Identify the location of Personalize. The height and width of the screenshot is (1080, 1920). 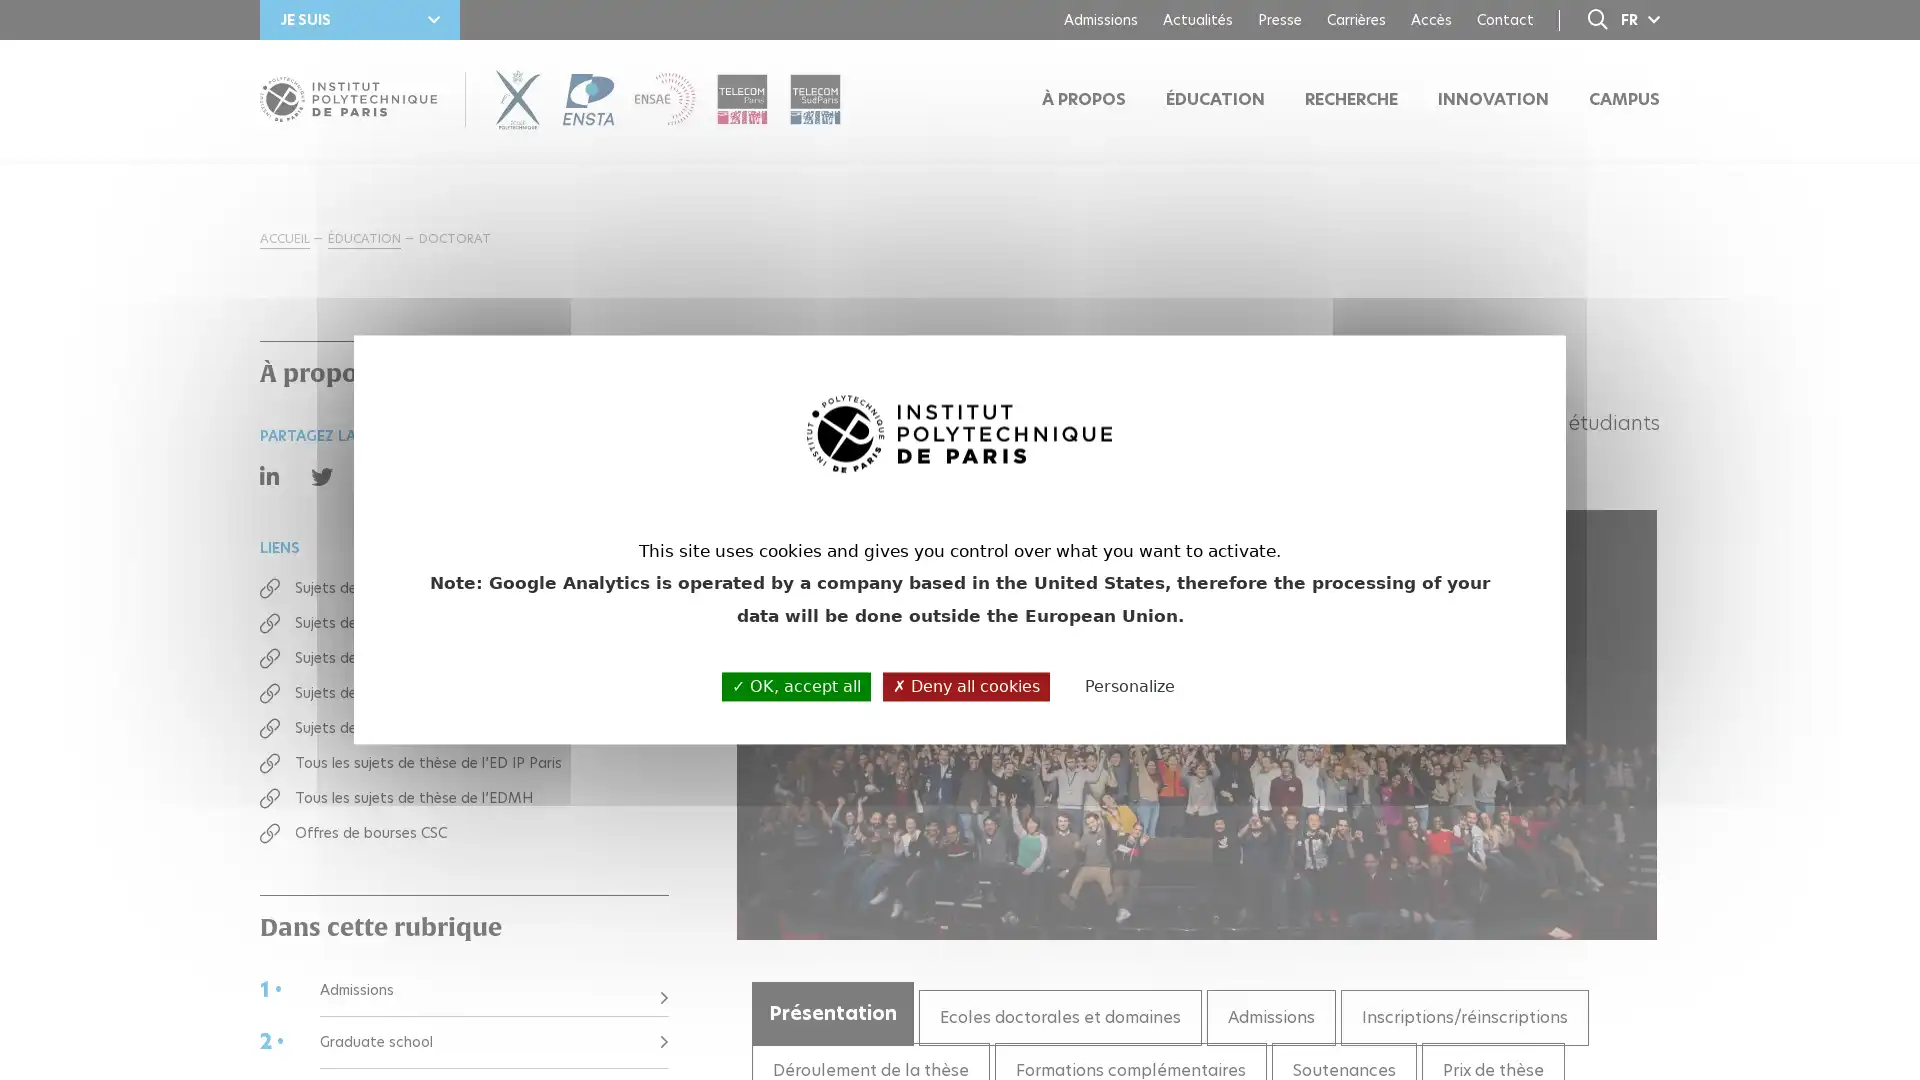
(1129, 686).